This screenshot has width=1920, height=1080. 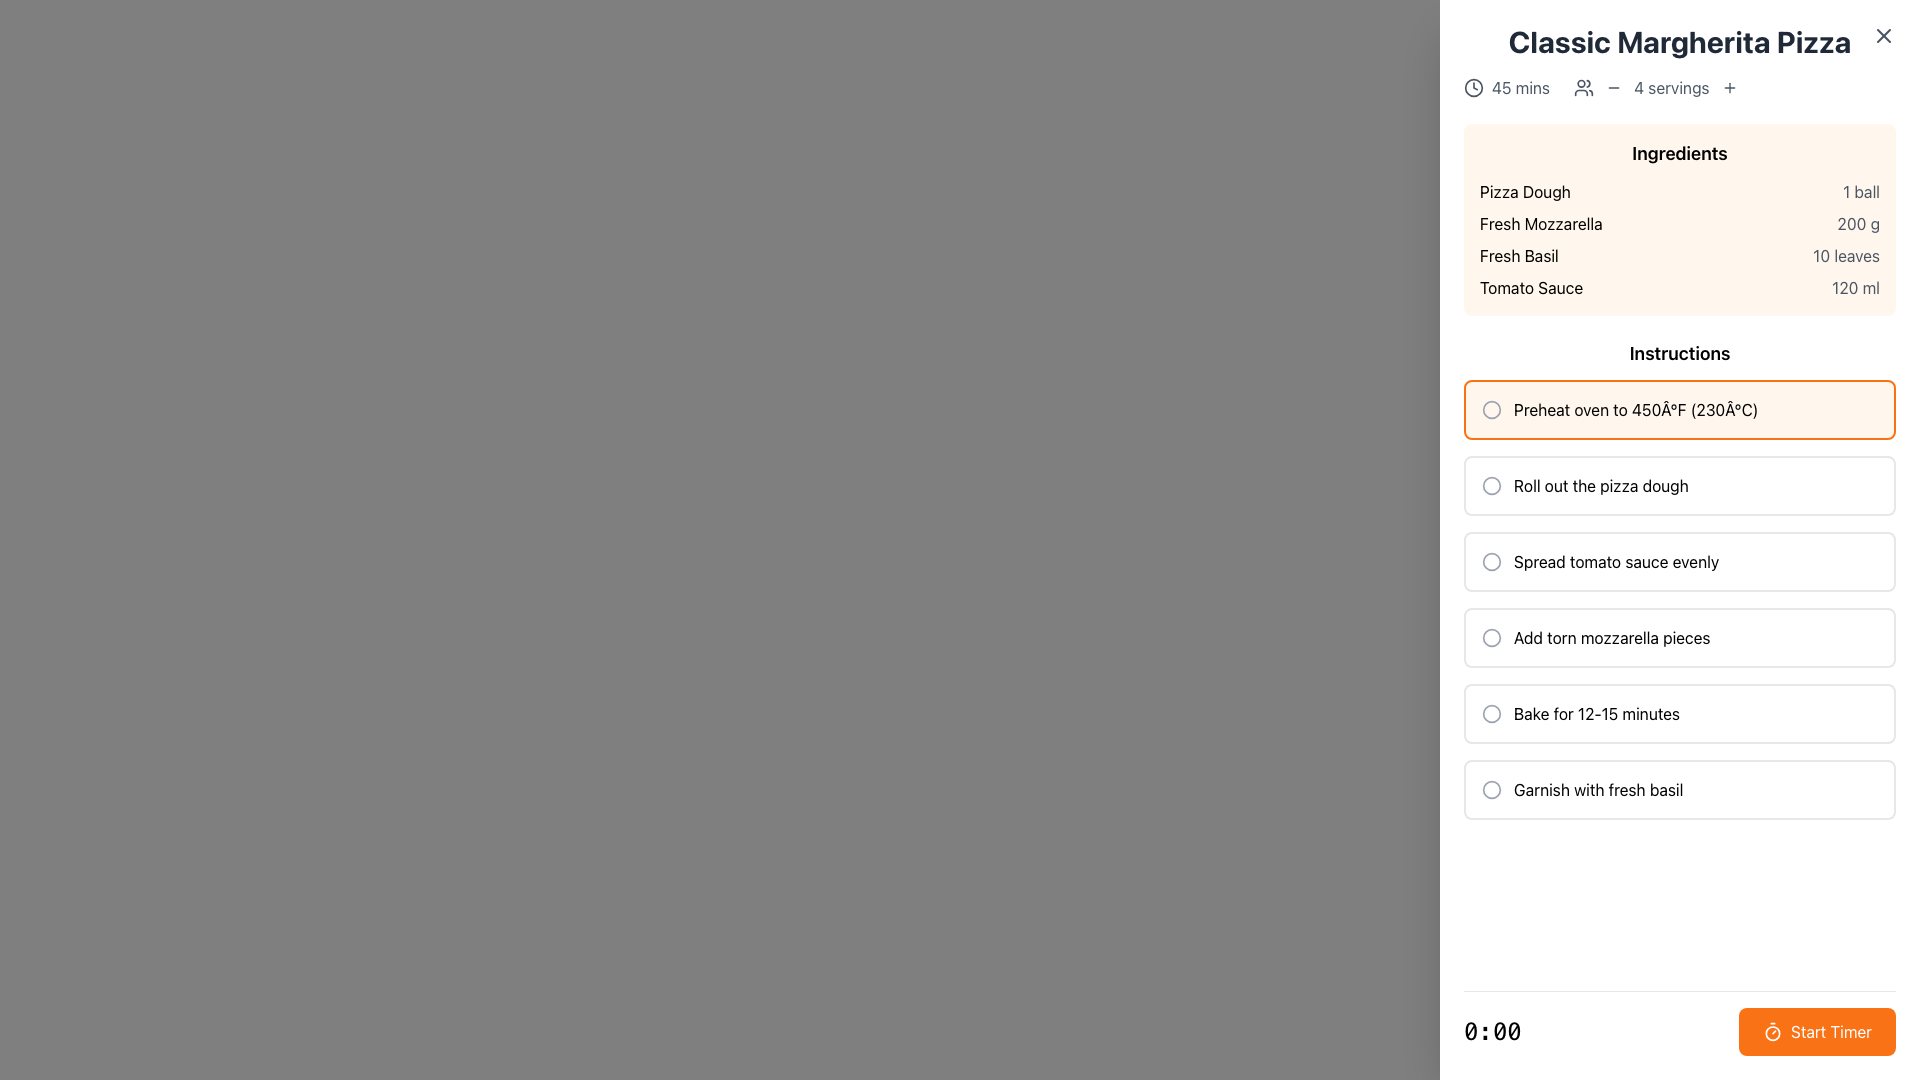 I want to click on informational display that shows '45 mins' and '4 servings' with interactive buttons for adjusting servings, located at the top of the right panel underneath the title 'Classic Margherita Pizza', so click(x=1680, y=87).